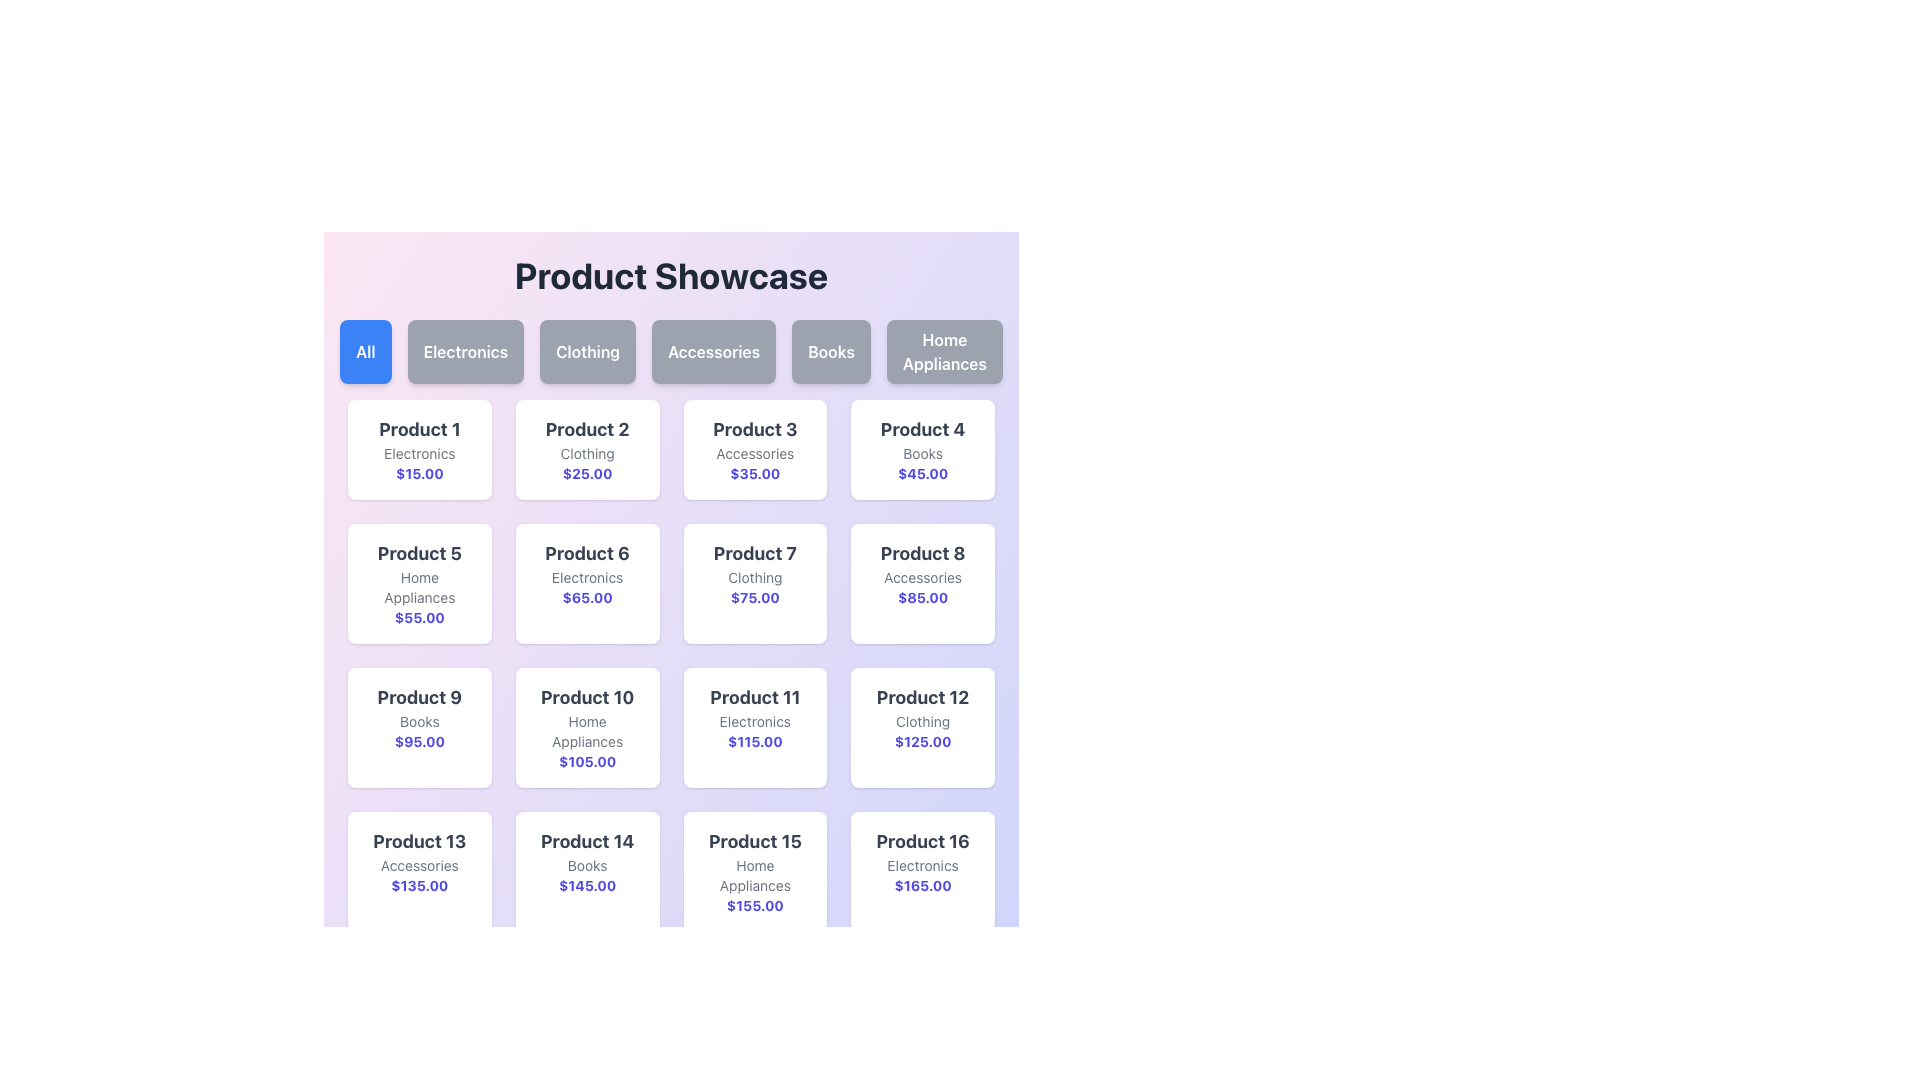 This screenshot has height=1080, width=1920. Describe the element at coordinates (754, 554) in the screenshot. I see `the text label for 'Product 7', which is positioned above 'Clothing' and '$75.00' in the middle row, third column of the grid` at that location.